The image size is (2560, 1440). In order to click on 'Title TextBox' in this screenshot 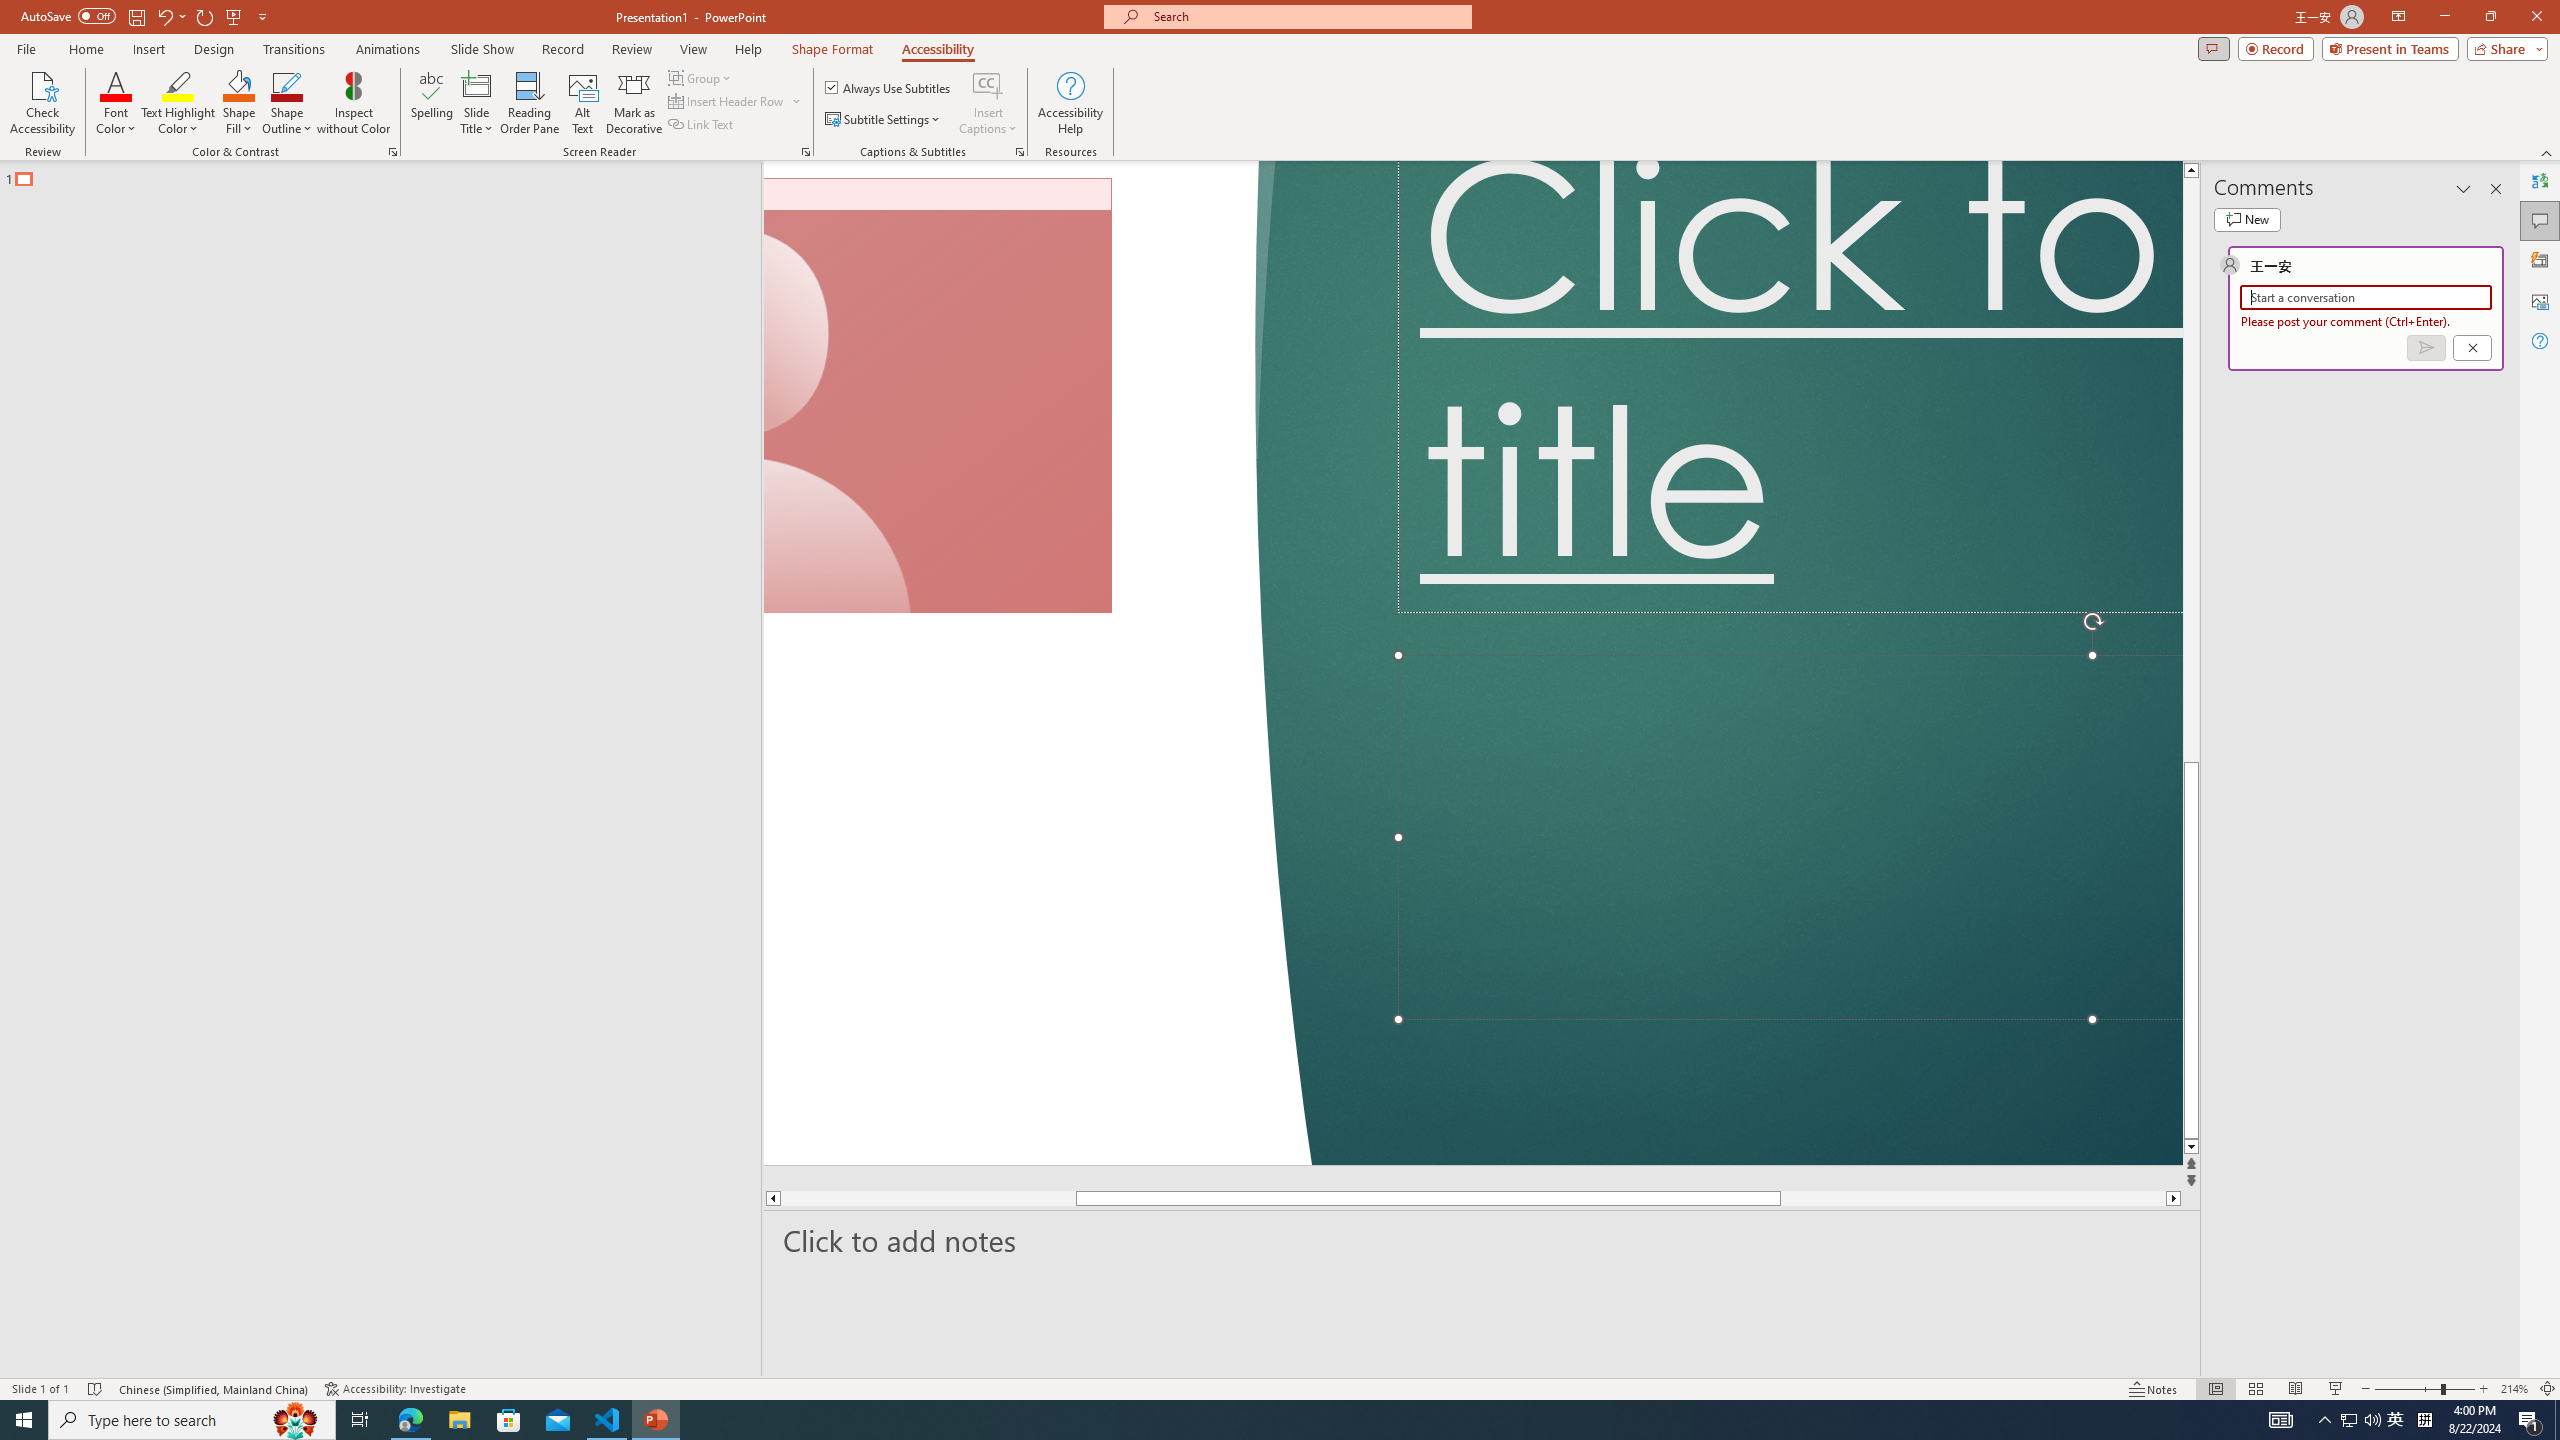, I will do `click(1789, 386)`.